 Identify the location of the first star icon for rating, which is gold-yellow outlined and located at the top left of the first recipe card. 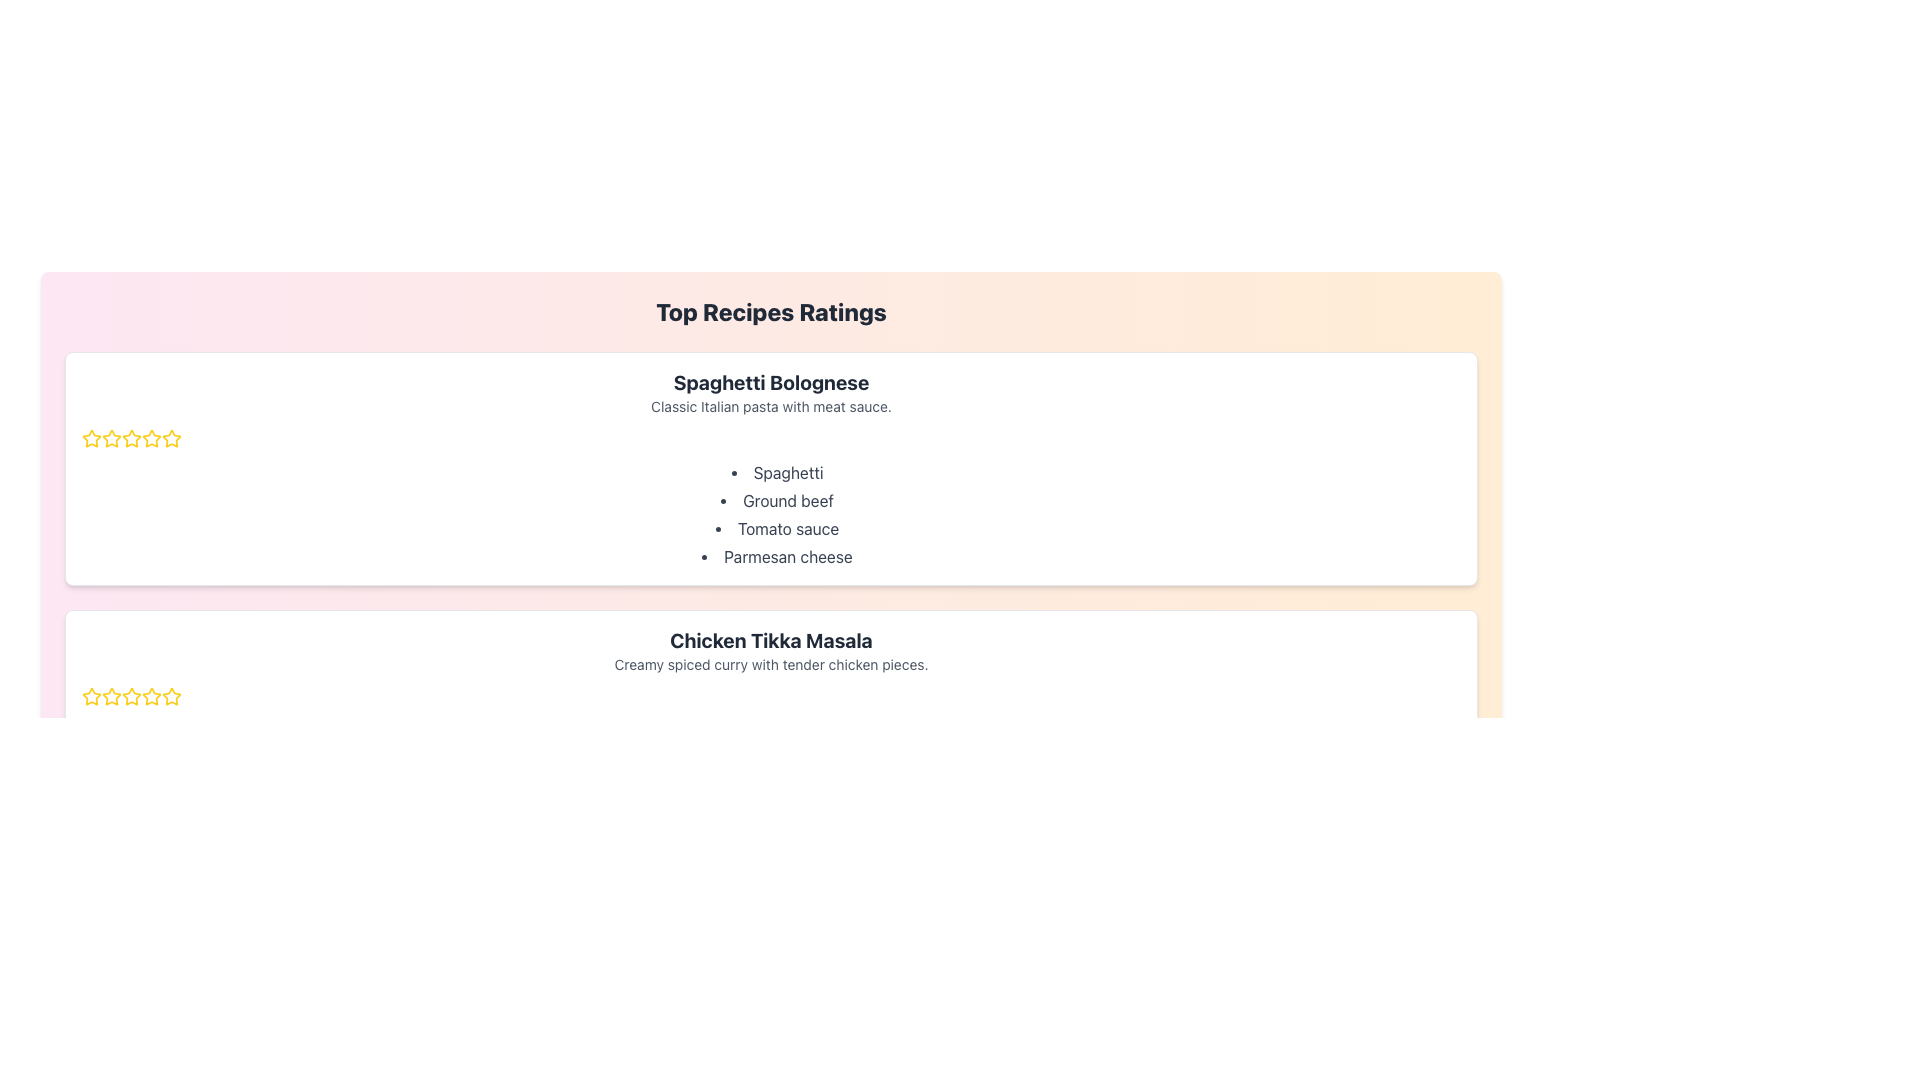
(90, 438).